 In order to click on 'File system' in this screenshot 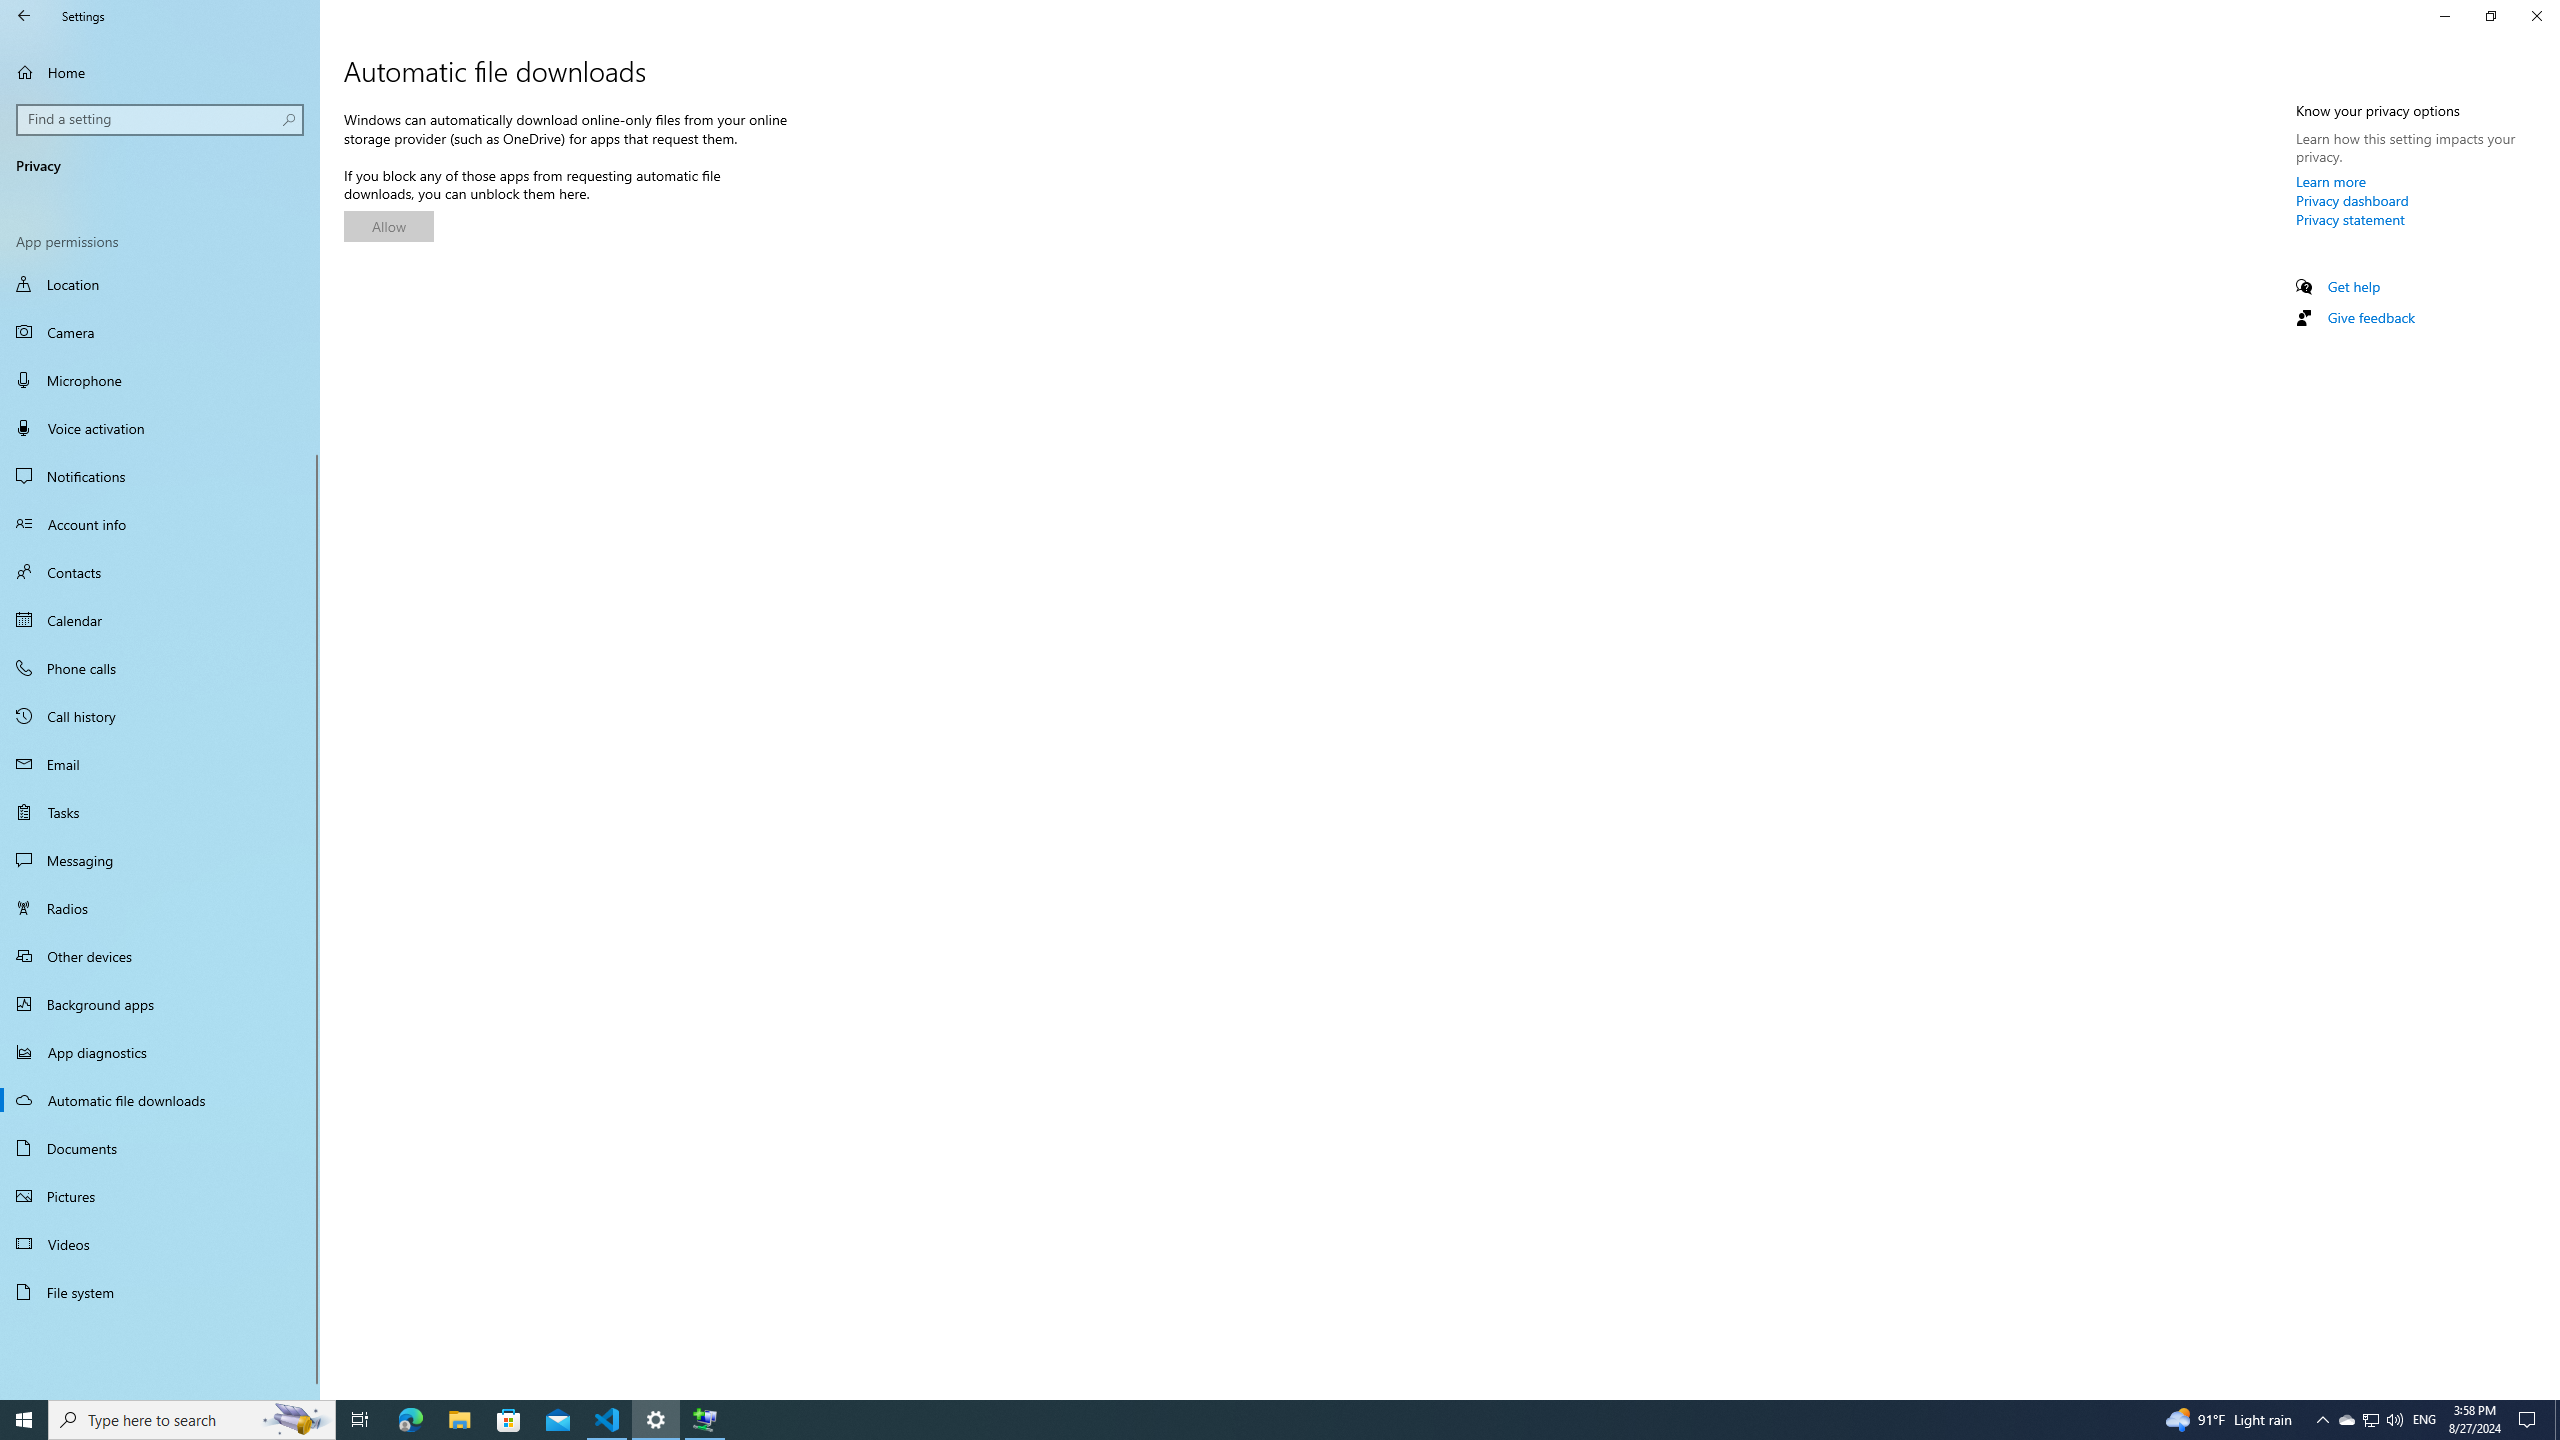, I will do `click(159, 1291)`.